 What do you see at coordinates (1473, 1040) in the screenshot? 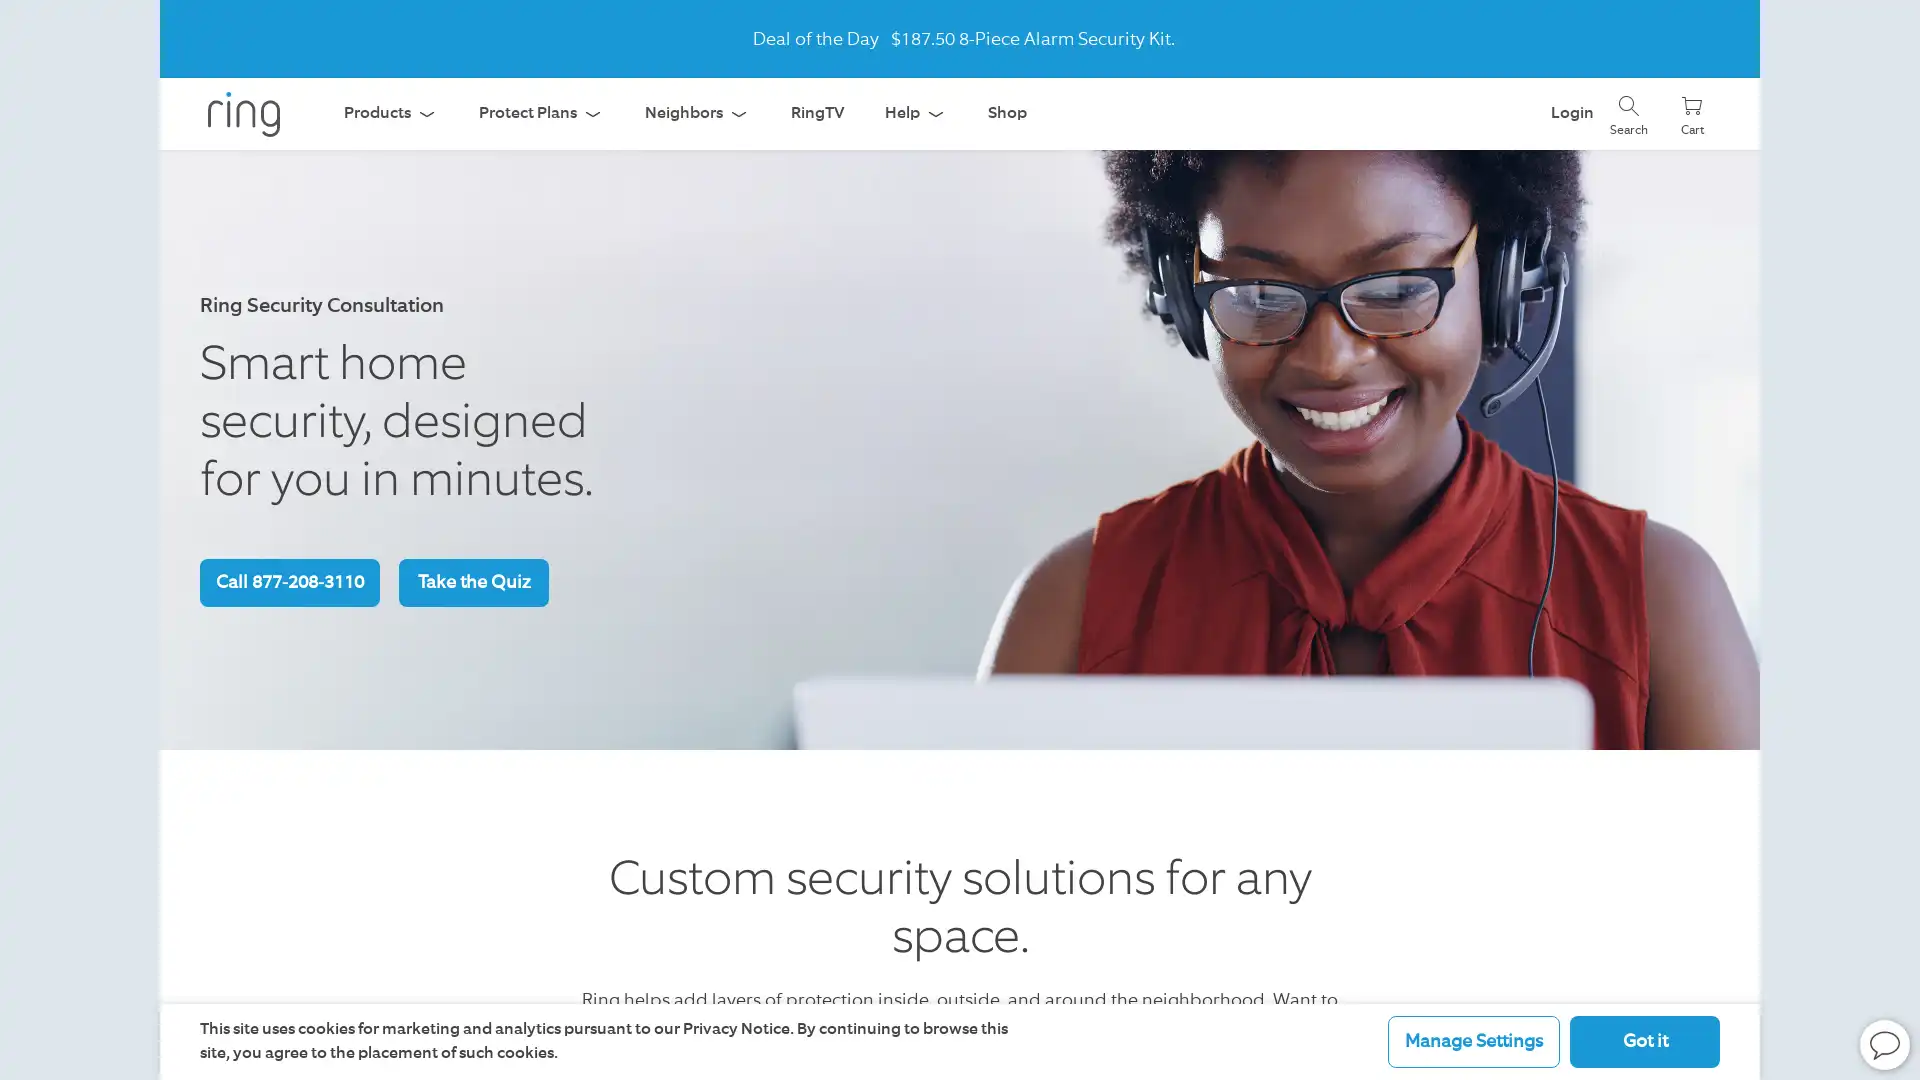
I see `Manage Settings` at bounding box center [1473, 1040].